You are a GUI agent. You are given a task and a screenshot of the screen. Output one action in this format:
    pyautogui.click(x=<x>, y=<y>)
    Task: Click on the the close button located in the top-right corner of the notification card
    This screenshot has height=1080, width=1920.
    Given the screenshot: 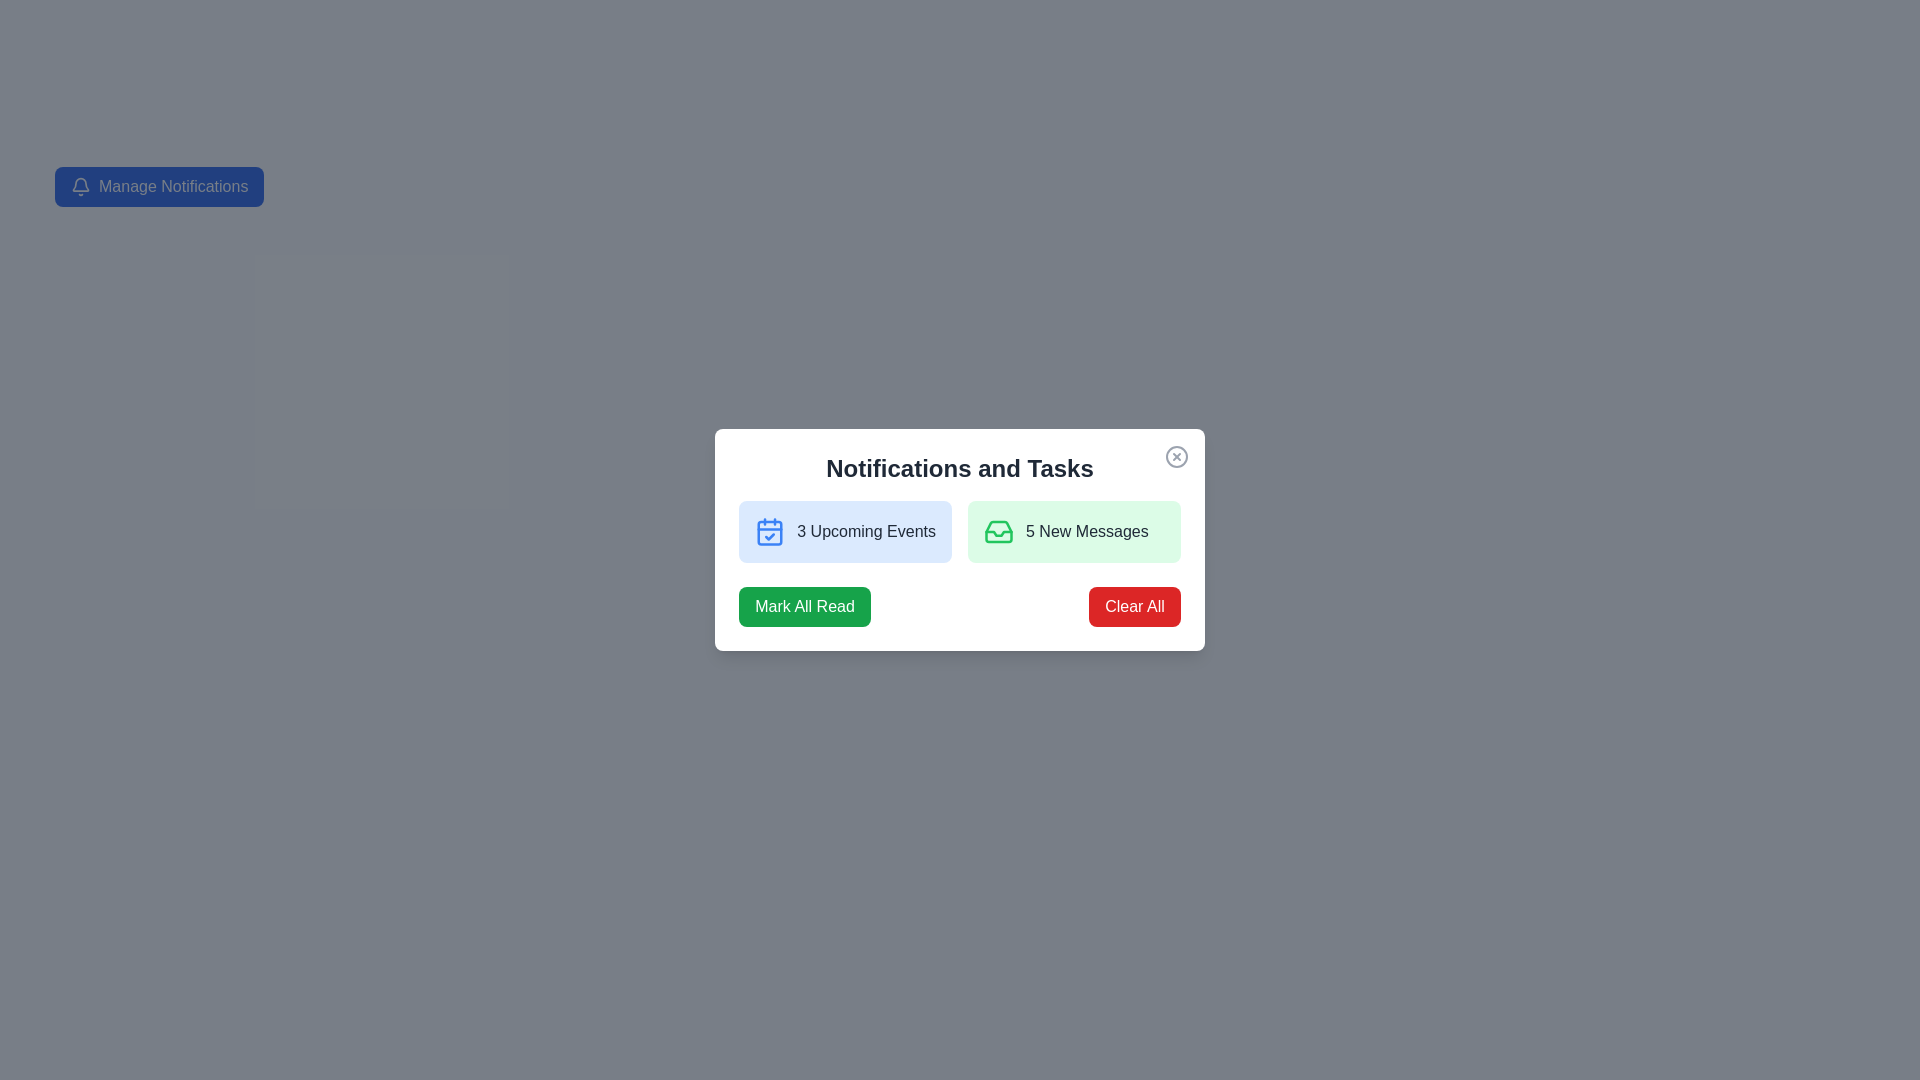 What is the action you would take?
    pyautogui.click(x=1176, y=456)
    